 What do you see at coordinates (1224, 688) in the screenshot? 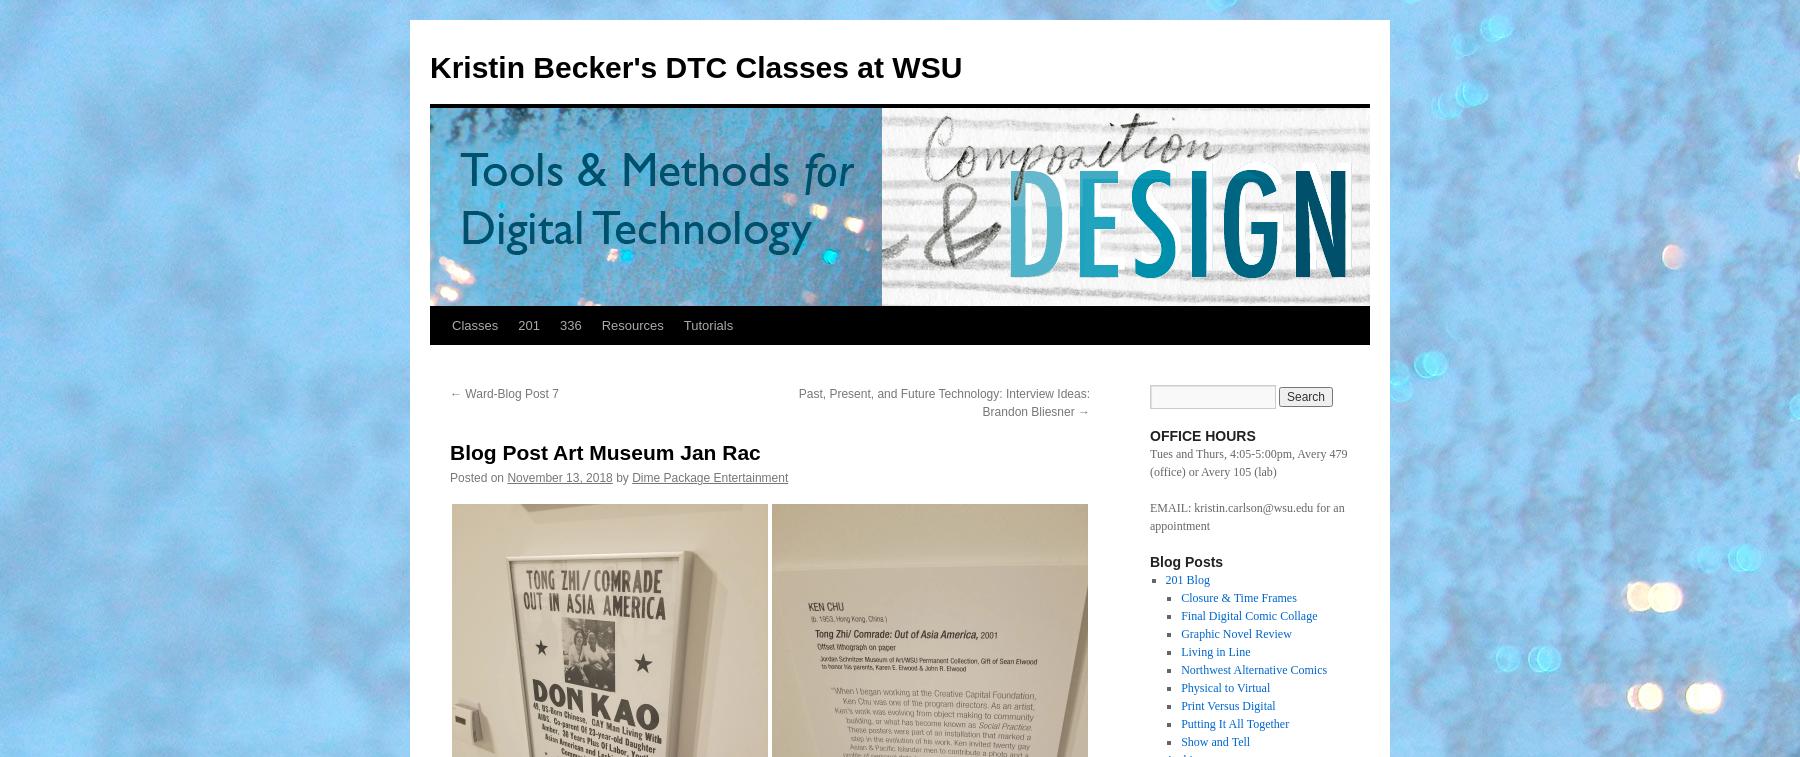
I see `'Physical to Virtual'` at bounding box center [1224, 688].